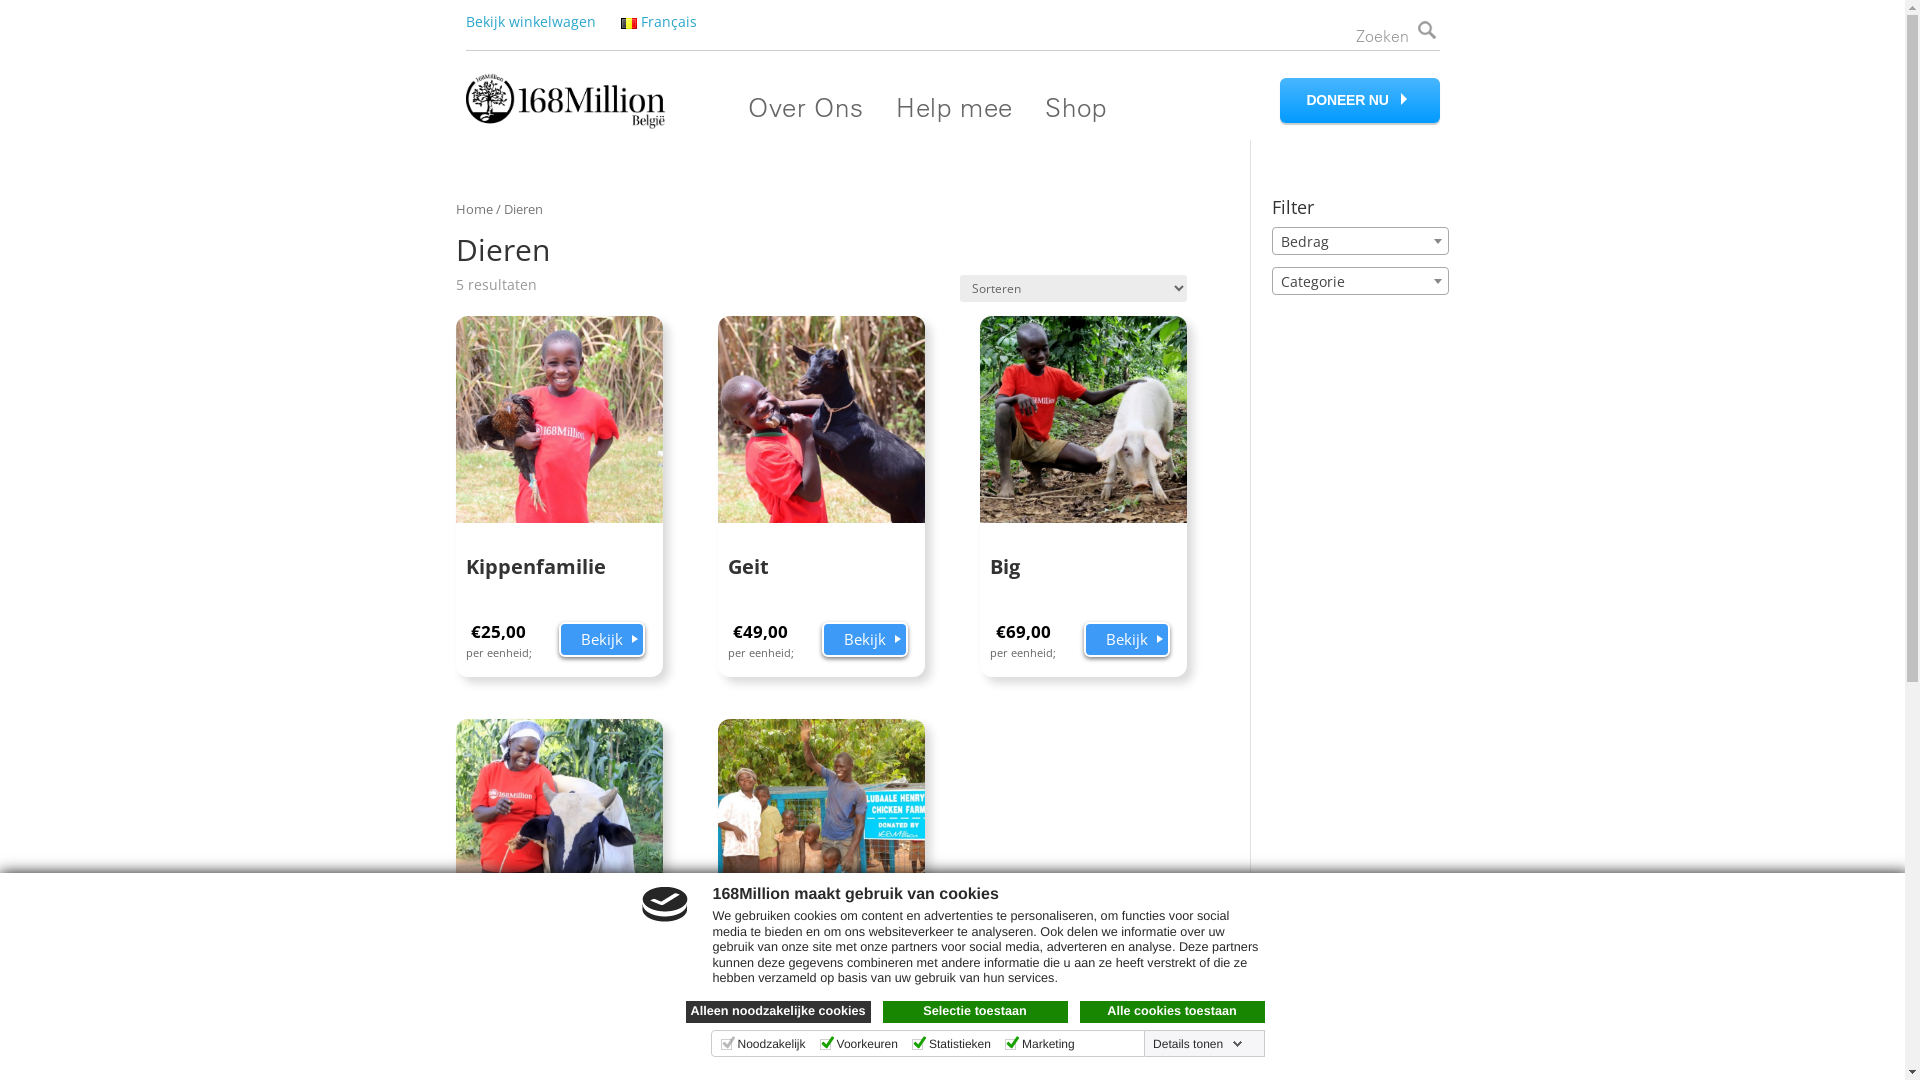 This screenshot has height=1080, width=1920. I want to click on 'Kippenfamilie', so click(559, 459).